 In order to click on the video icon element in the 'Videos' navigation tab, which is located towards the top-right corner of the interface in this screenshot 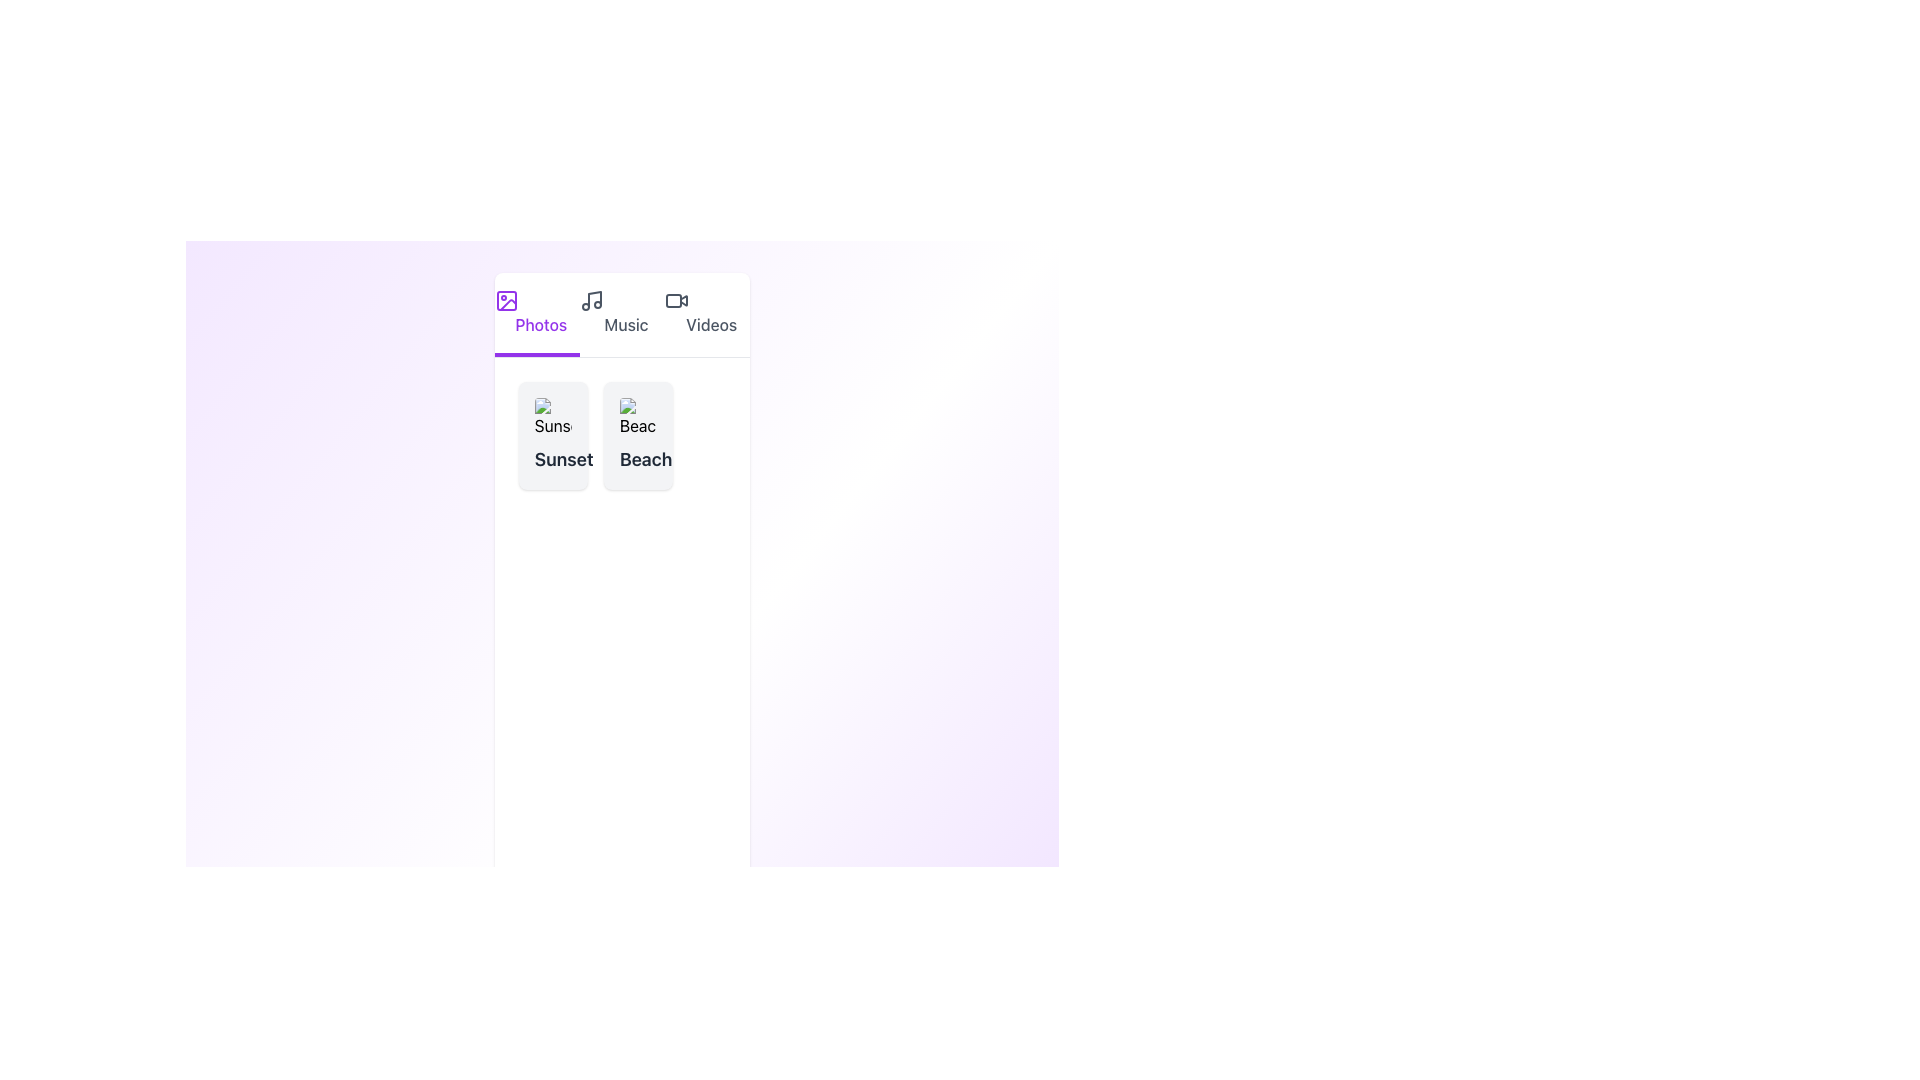, I will do `click(684, 300)`.